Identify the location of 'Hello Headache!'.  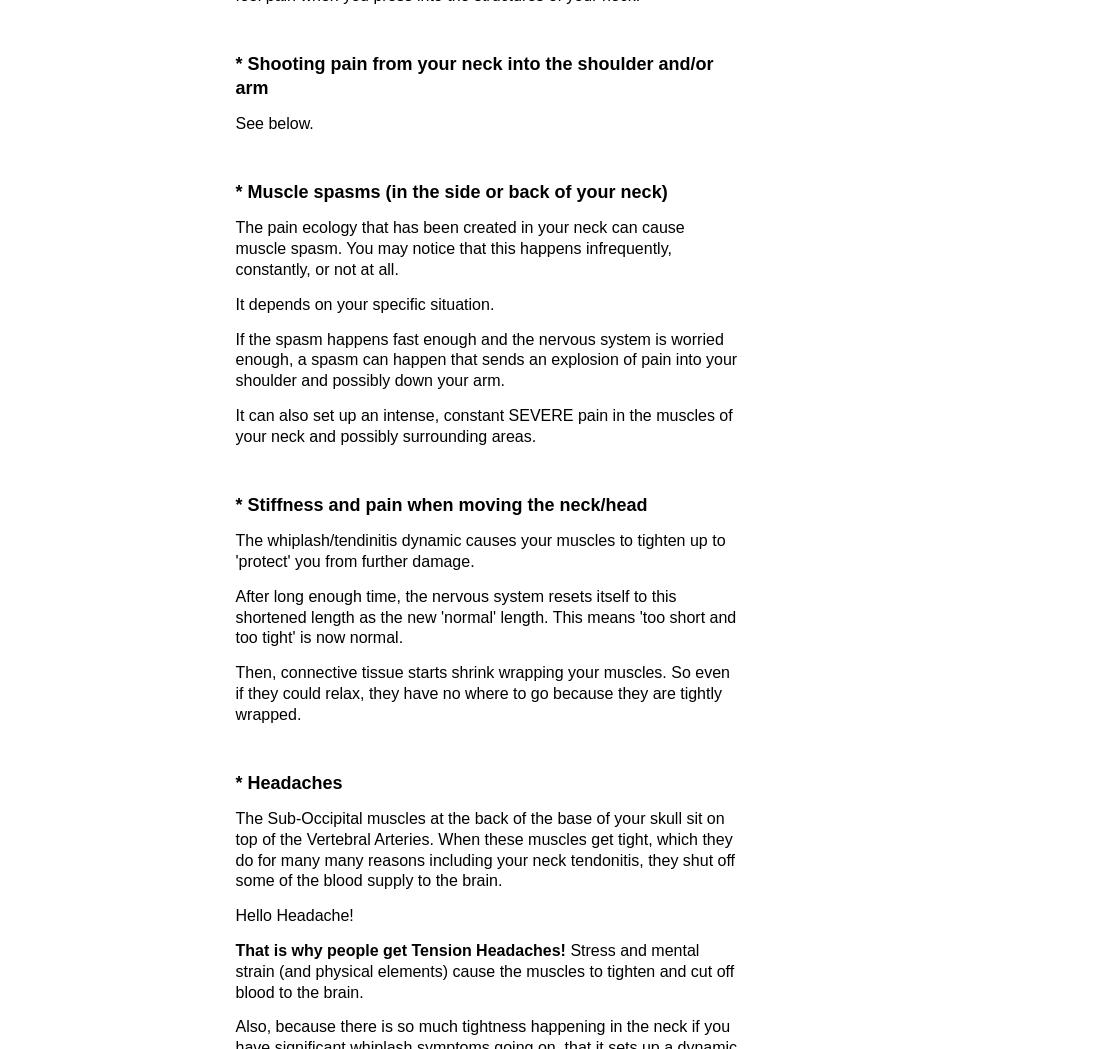
(294, 914).